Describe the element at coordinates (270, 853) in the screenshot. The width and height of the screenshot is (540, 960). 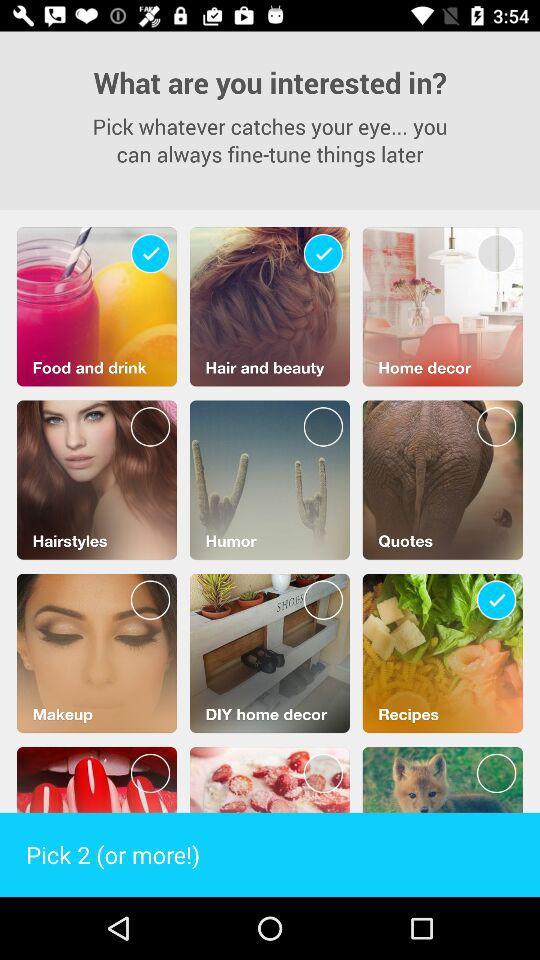
I see `the pick 2 or item` at that location.